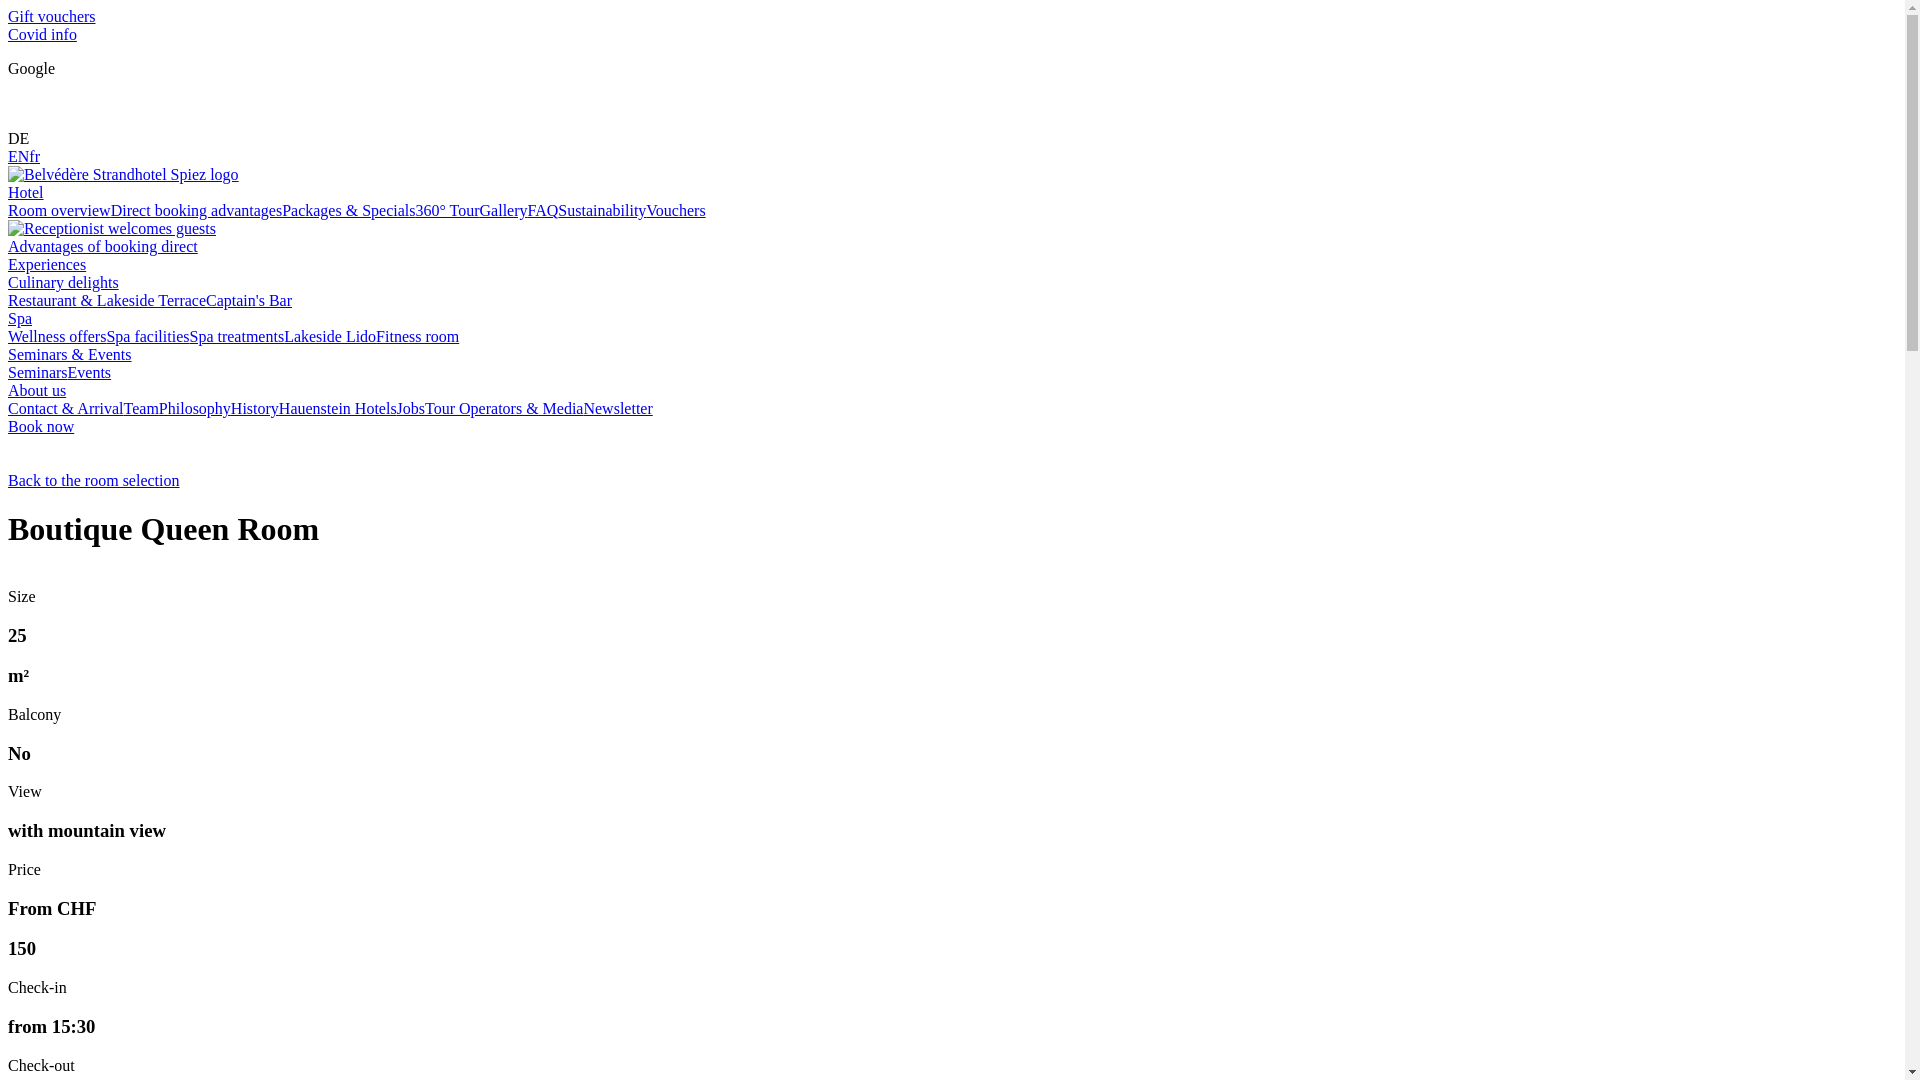  What do you see at coordinates (951, 282) in the screenshot?
I see `'Culinary delights'` at bounding box center [951, 282].